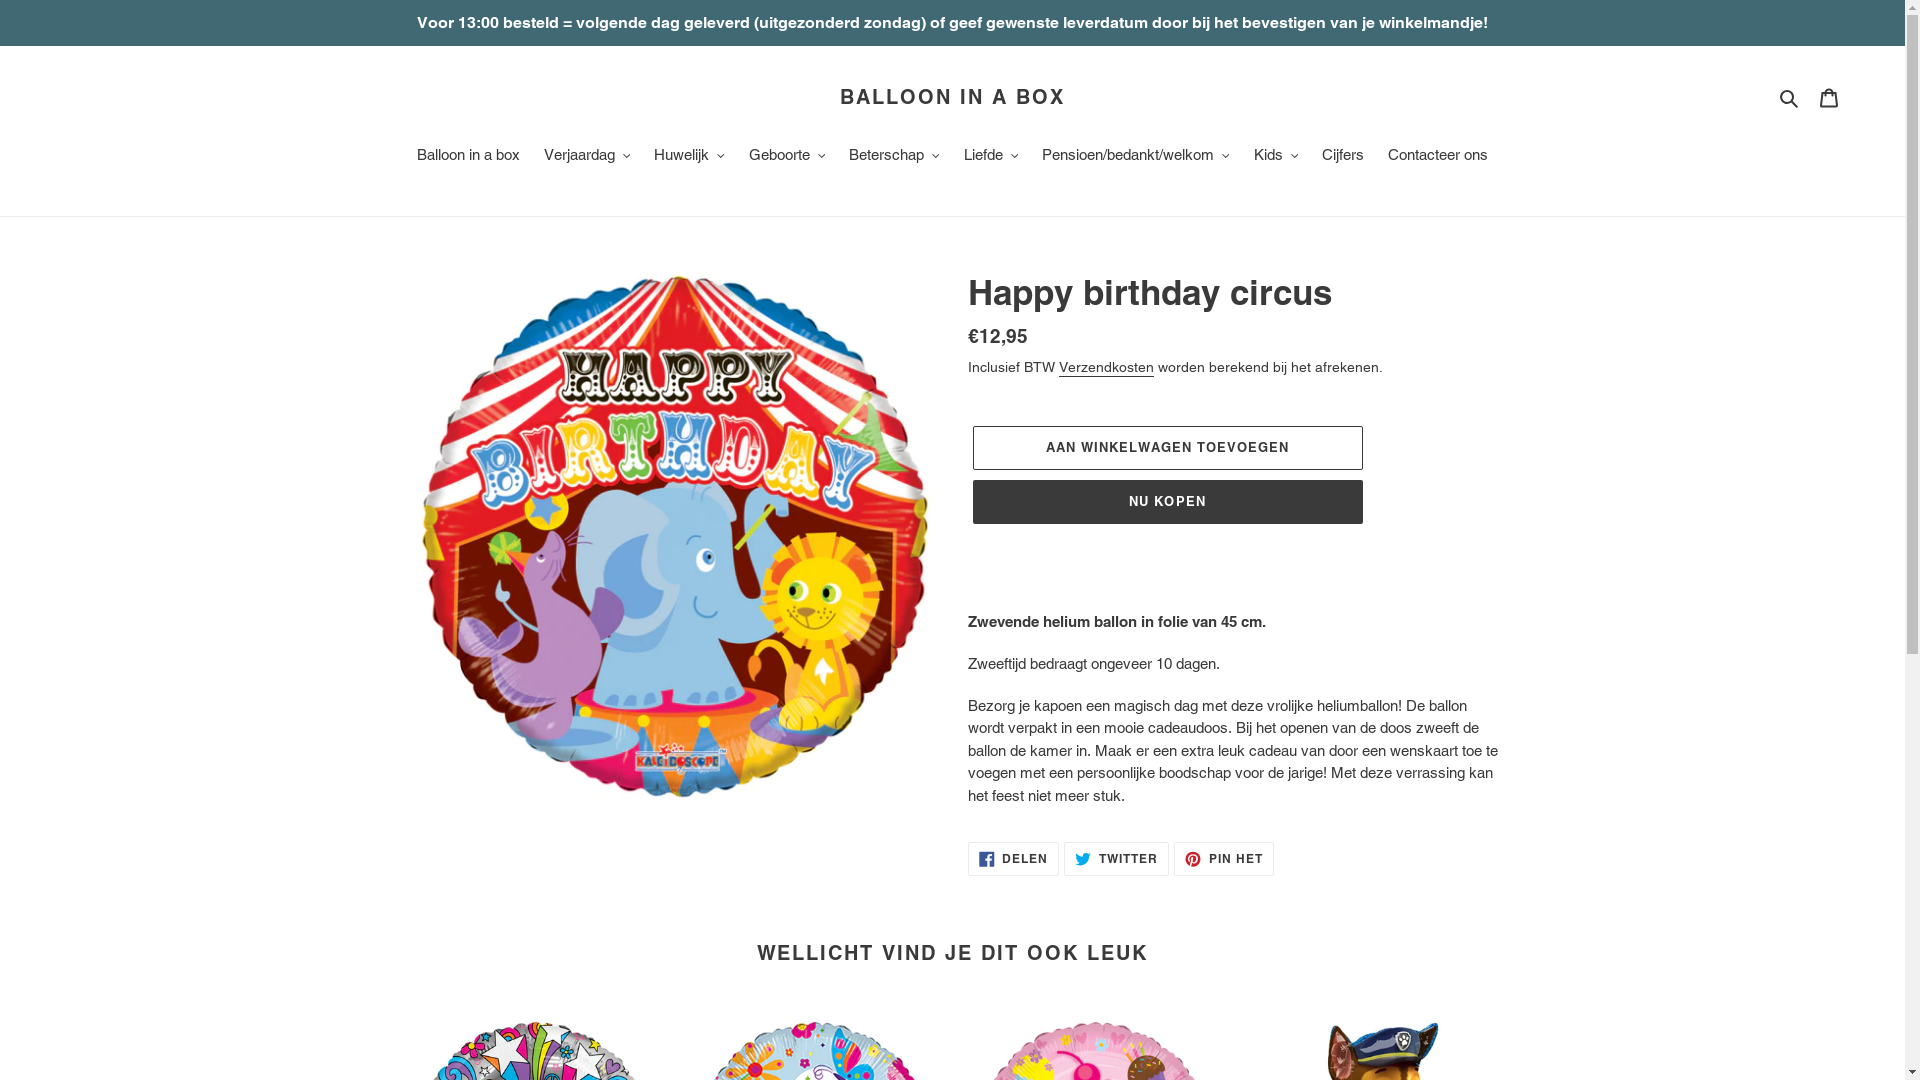 The image size is (1920, 1080). What do you see at coordinates (1828, 97) in the screenshot?
I see `'Winkelwagen'` at bounding box center [1828, 97].